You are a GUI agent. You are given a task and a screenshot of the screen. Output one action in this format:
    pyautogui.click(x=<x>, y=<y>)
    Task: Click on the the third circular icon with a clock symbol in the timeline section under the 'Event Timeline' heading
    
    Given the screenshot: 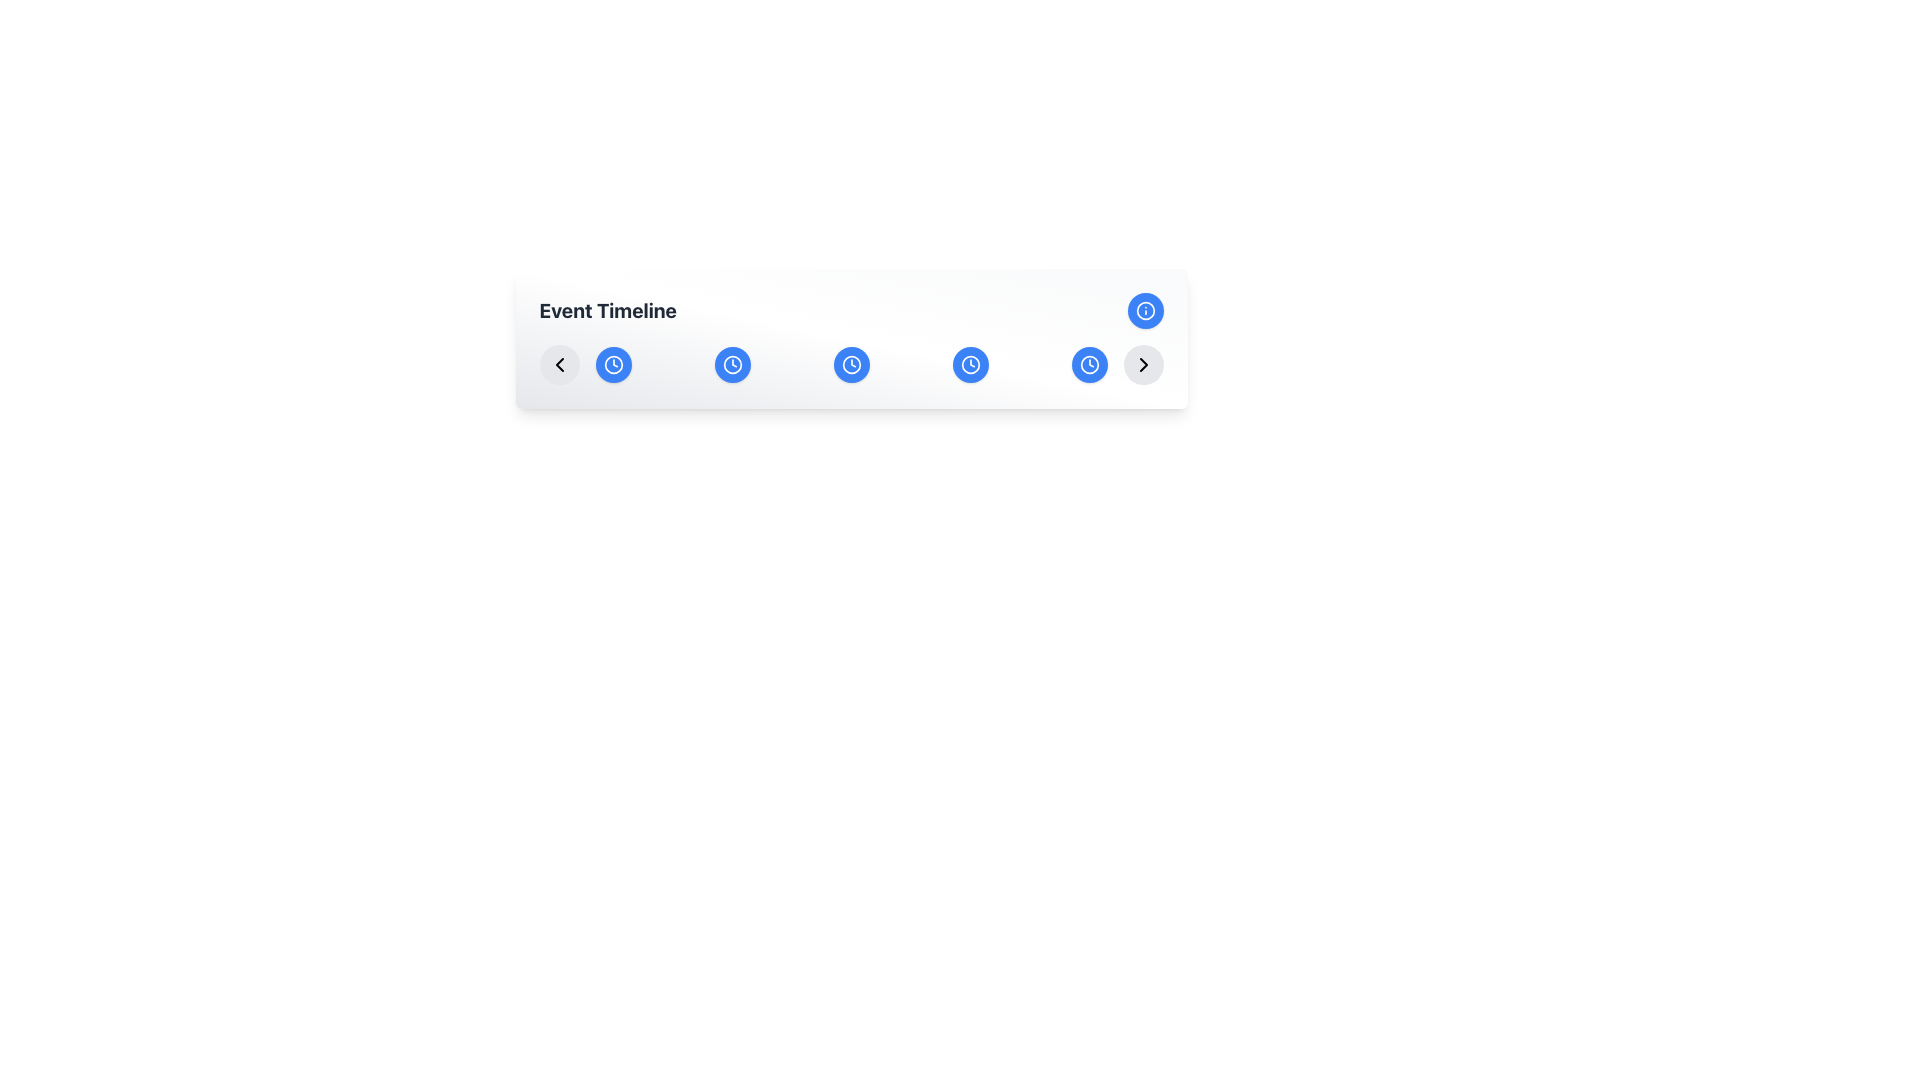 What is the action you would take?
    pyautogui.click(x=851, y=365)
    